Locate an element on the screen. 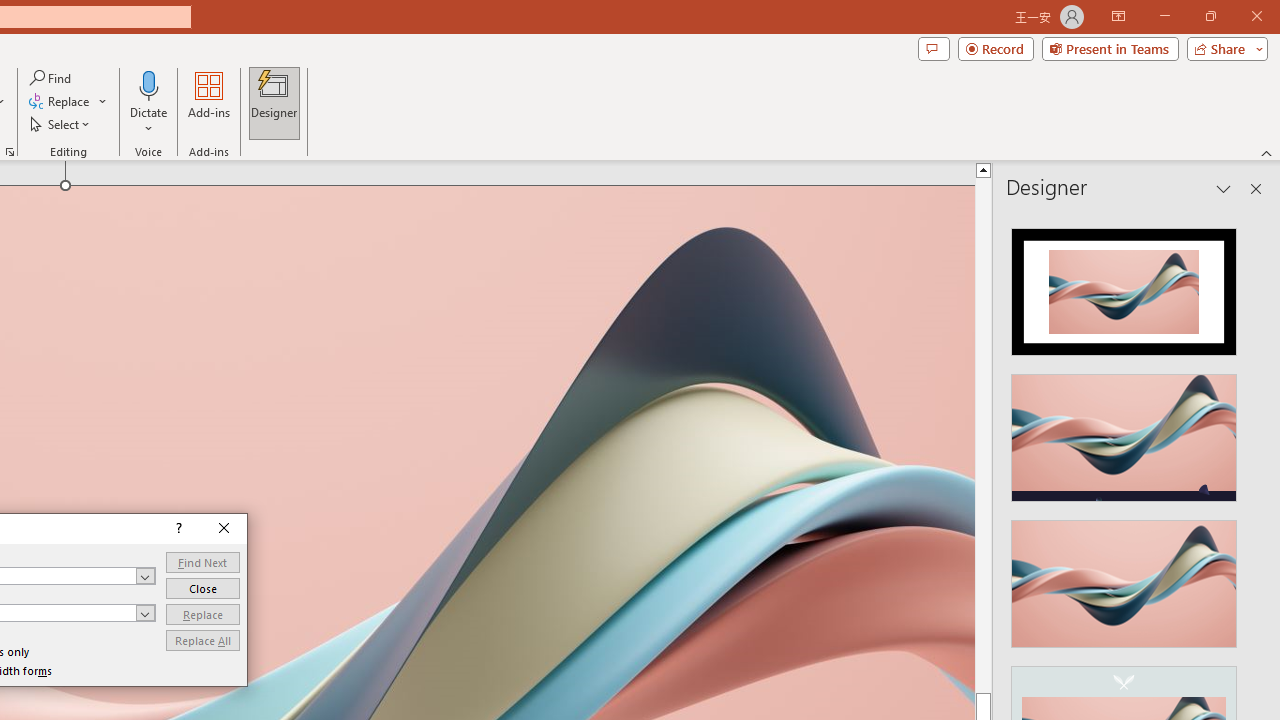  'Context help' is located at coordinates (177, 528).